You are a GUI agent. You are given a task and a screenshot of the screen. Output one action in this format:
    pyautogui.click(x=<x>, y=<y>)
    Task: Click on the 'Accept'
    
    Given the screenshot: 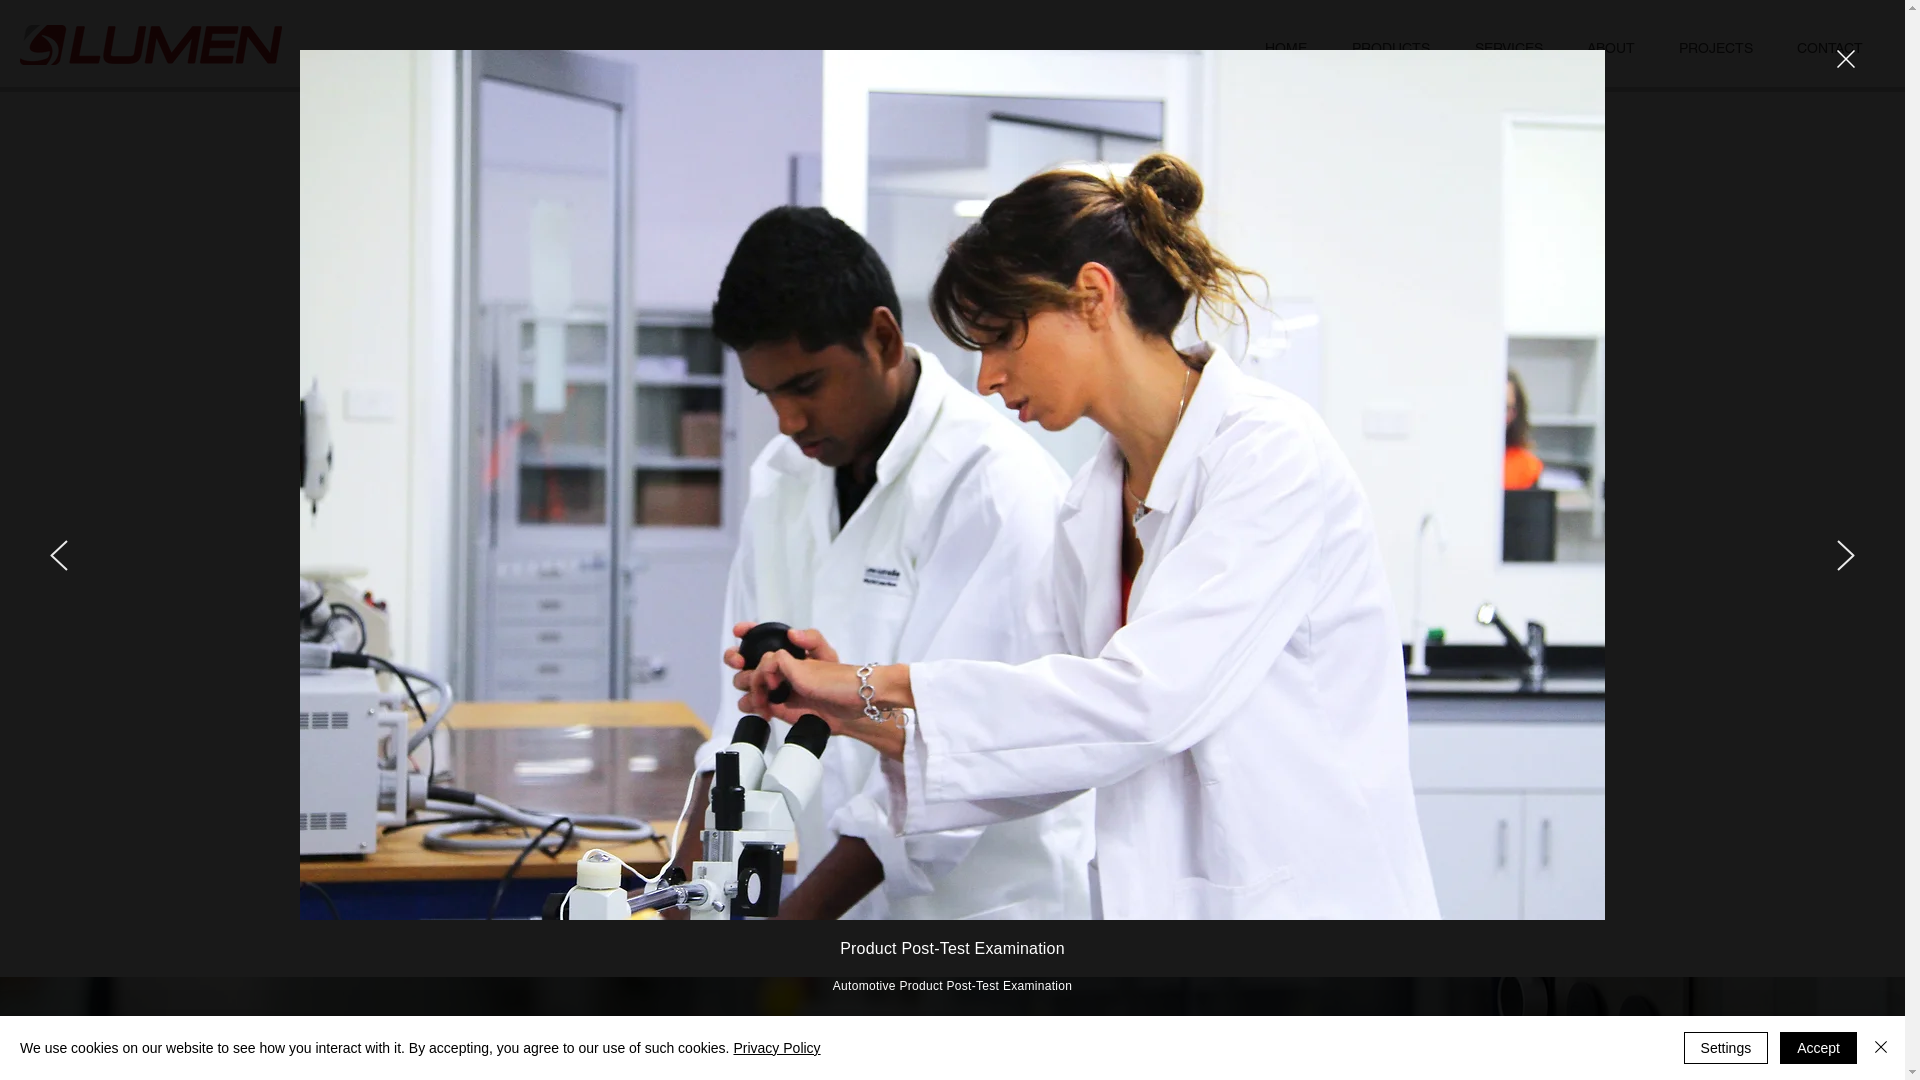 What is the action you would take?
    pyautogui.click(x=1818, y=1047)
    